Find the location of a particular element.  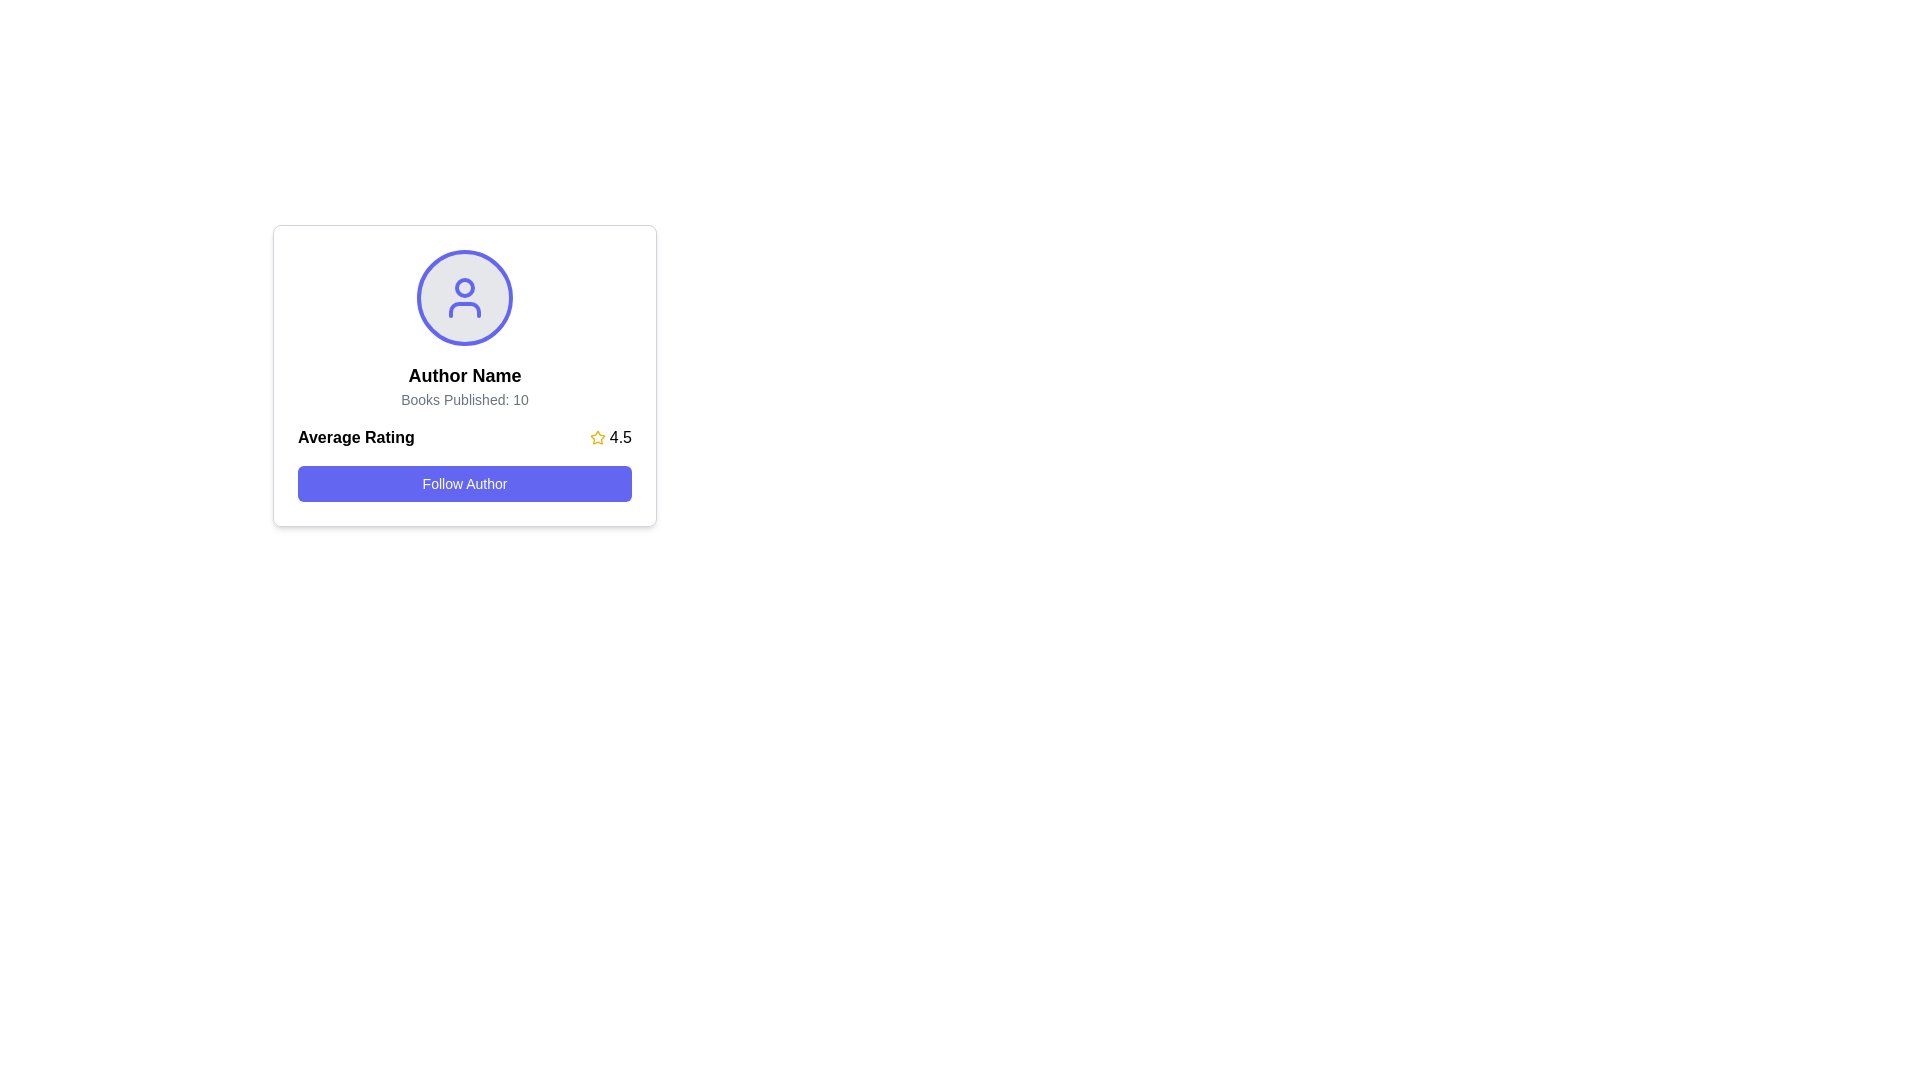

the 'Follow Author' button located at the bottom section of the author information card to follow the author is located at coordinates (464, 463).